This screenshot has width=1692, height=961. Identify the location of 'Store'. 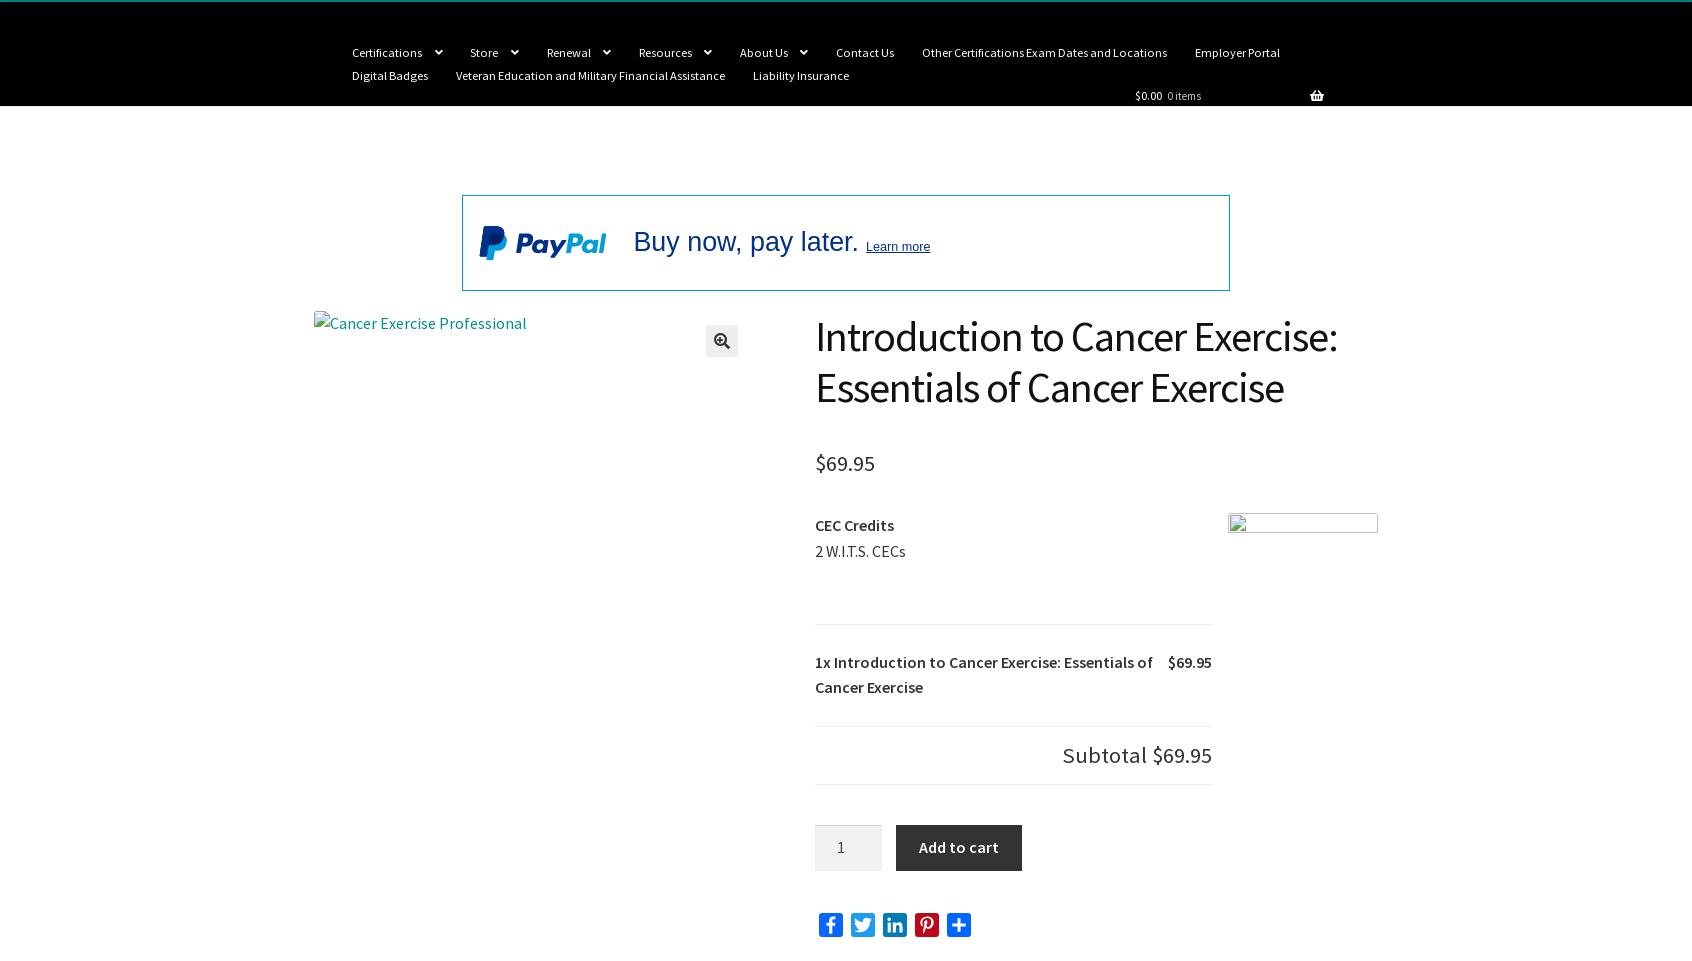
(469, 51).